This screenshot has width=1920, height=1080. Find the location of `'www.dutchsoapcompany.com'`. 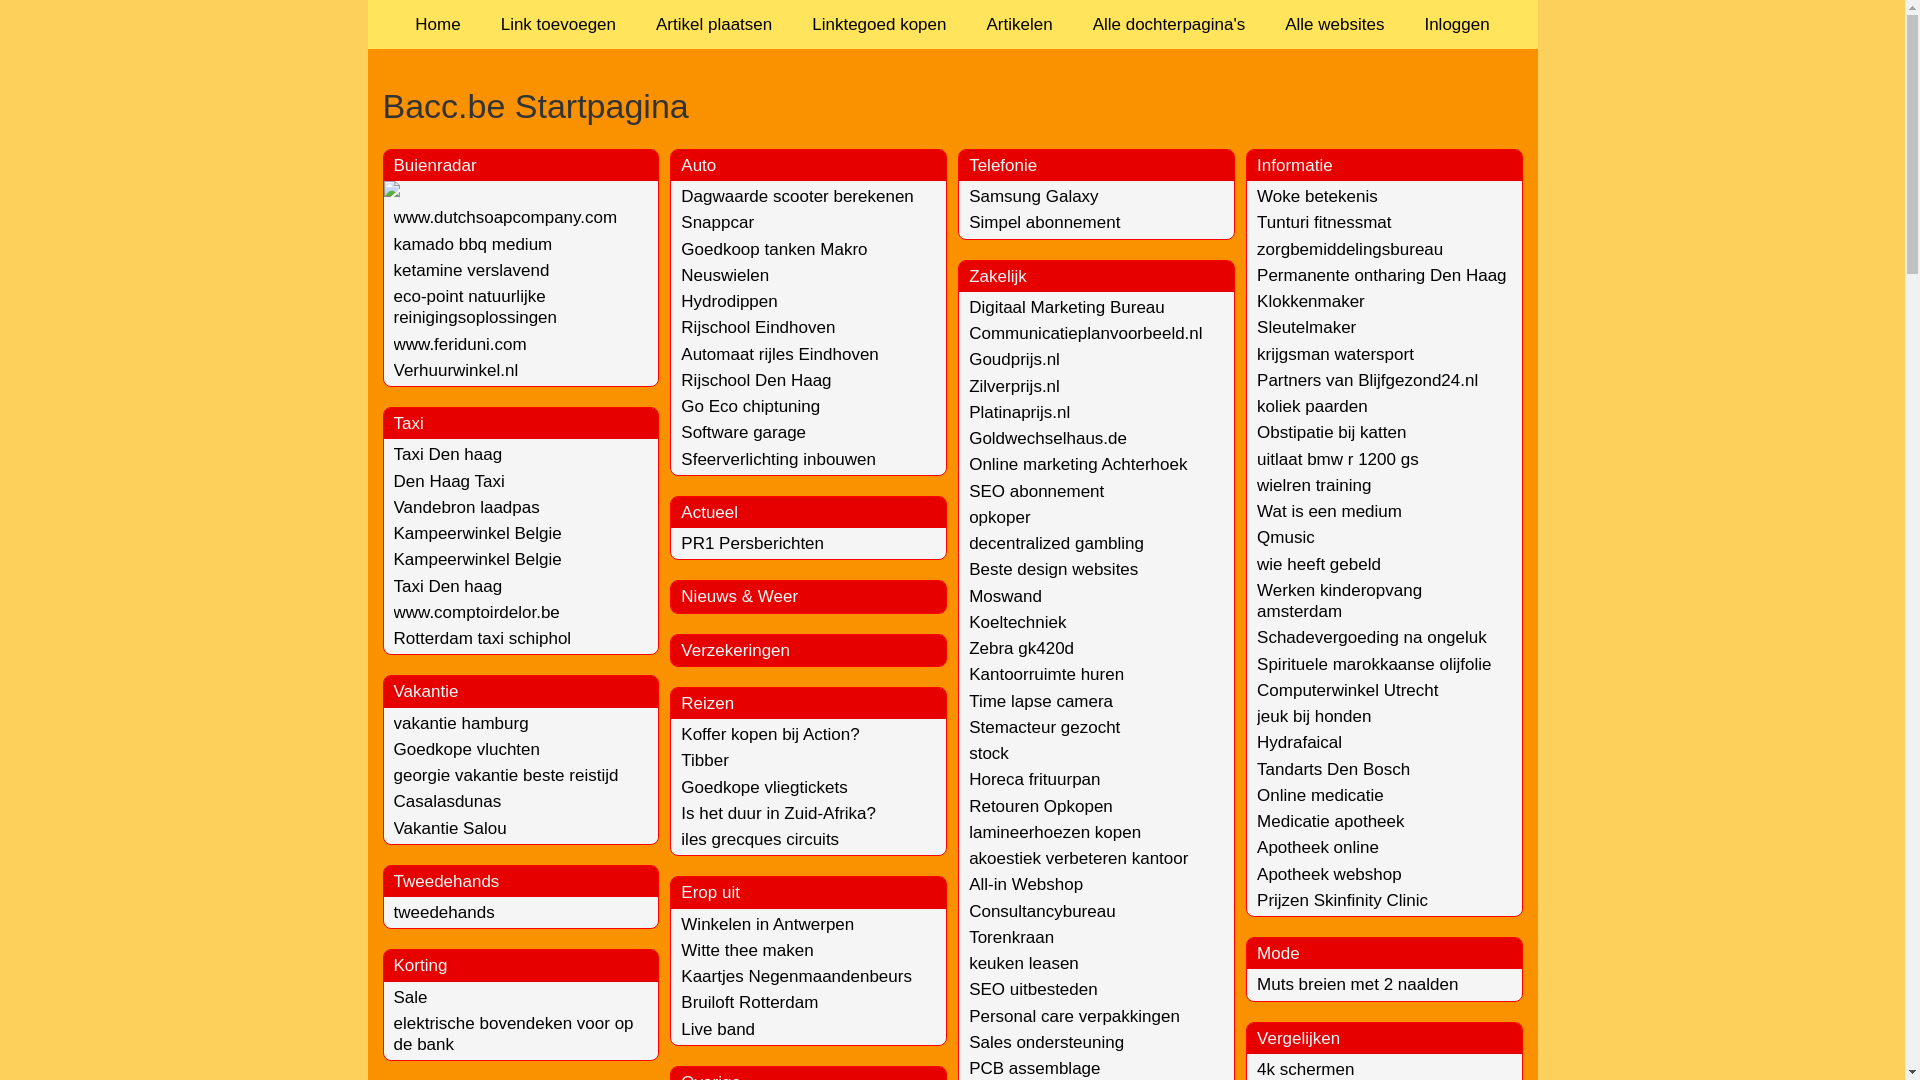

'www.dutchsoapcompany.com' is located at coordinates (505, 217).